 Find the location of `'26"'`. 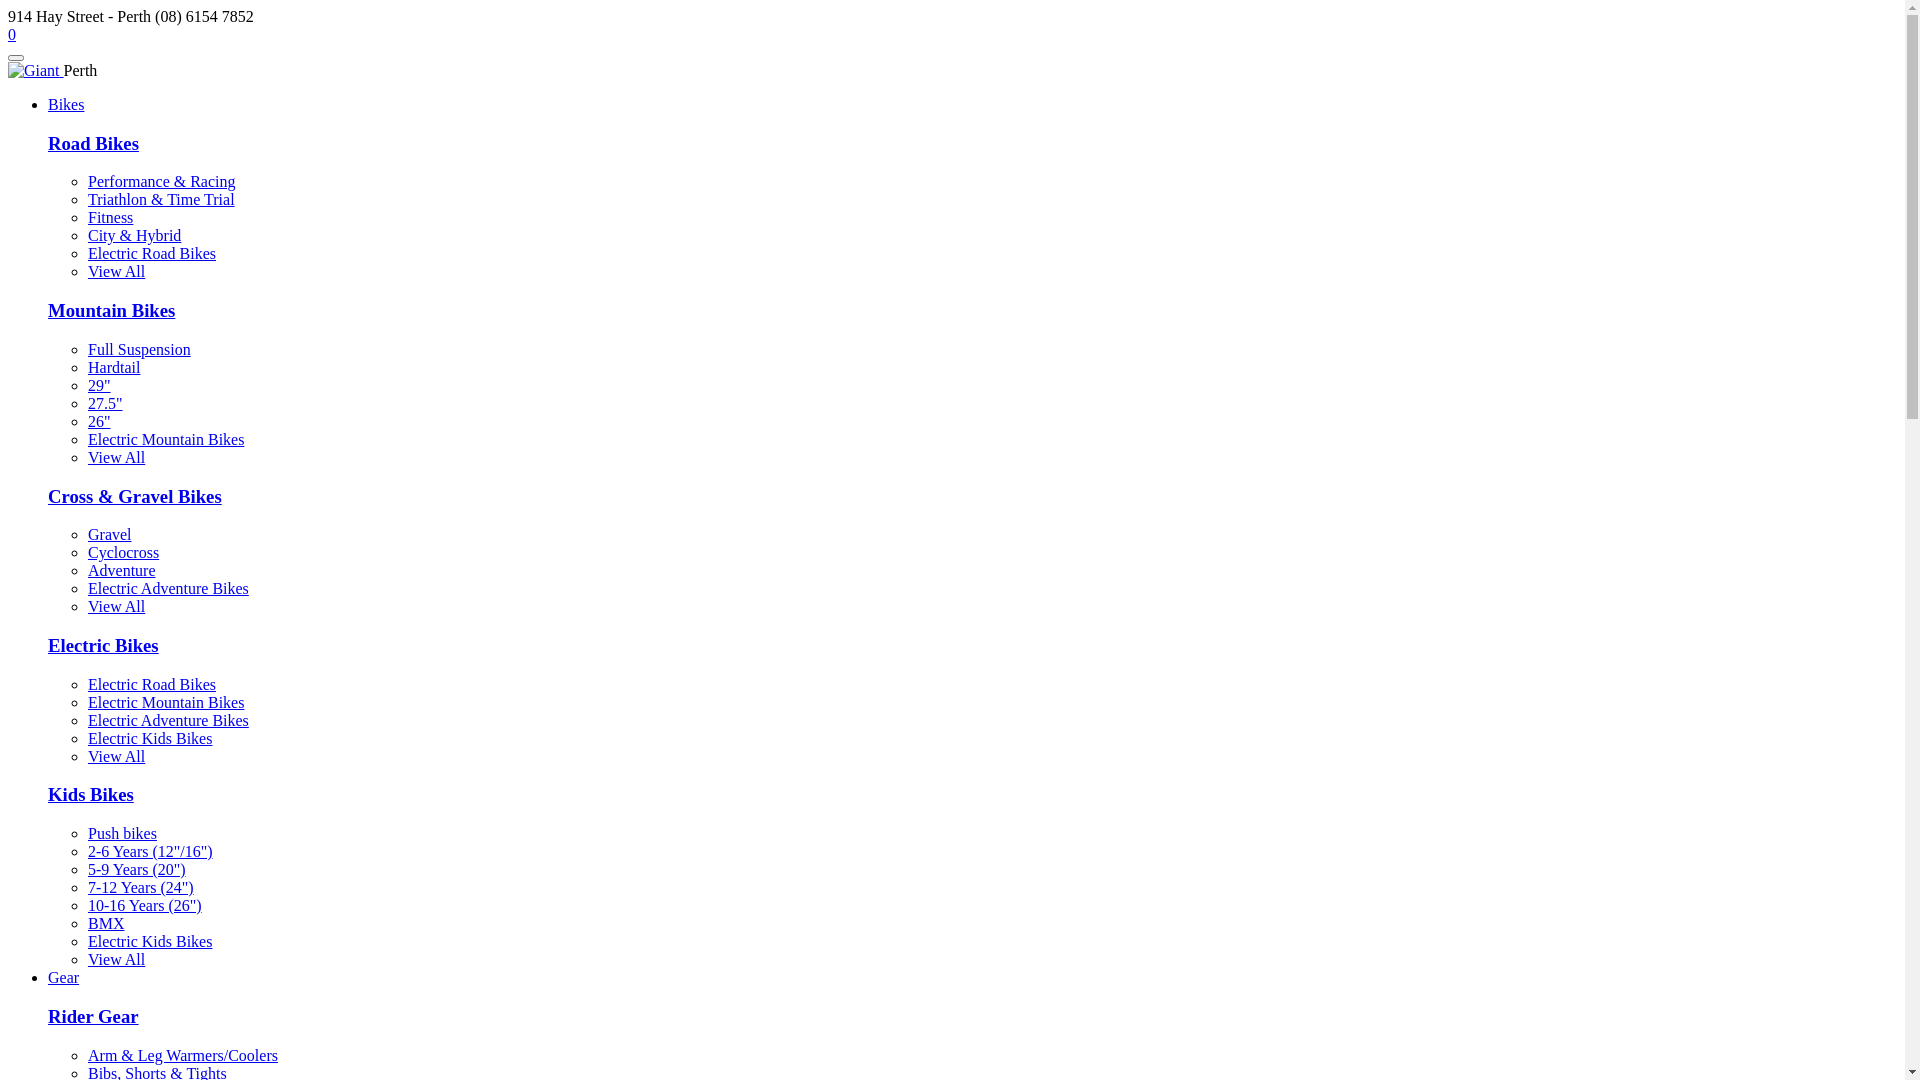

'26"' is located at coordinates (98, 420).